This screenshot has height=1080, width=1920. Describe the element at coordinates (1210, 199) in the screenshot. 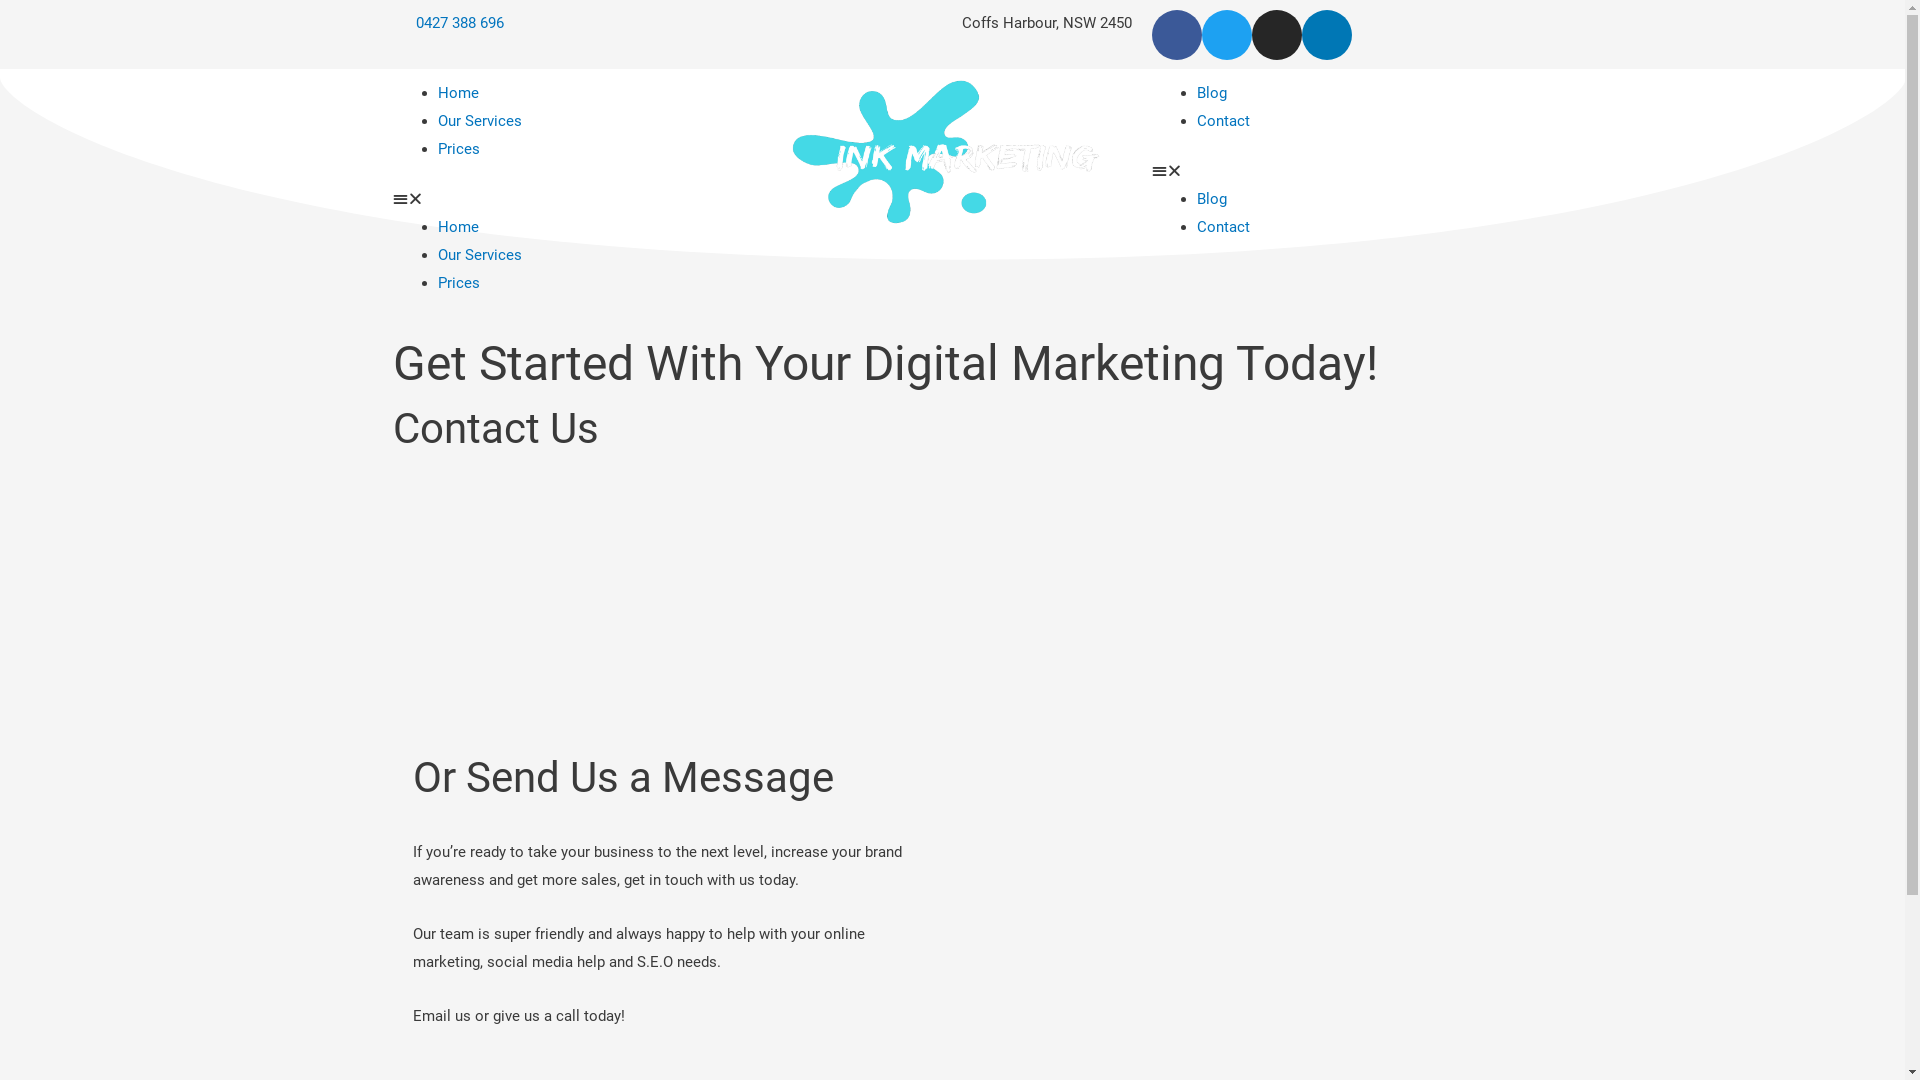

I see `'Blog'` at that location.